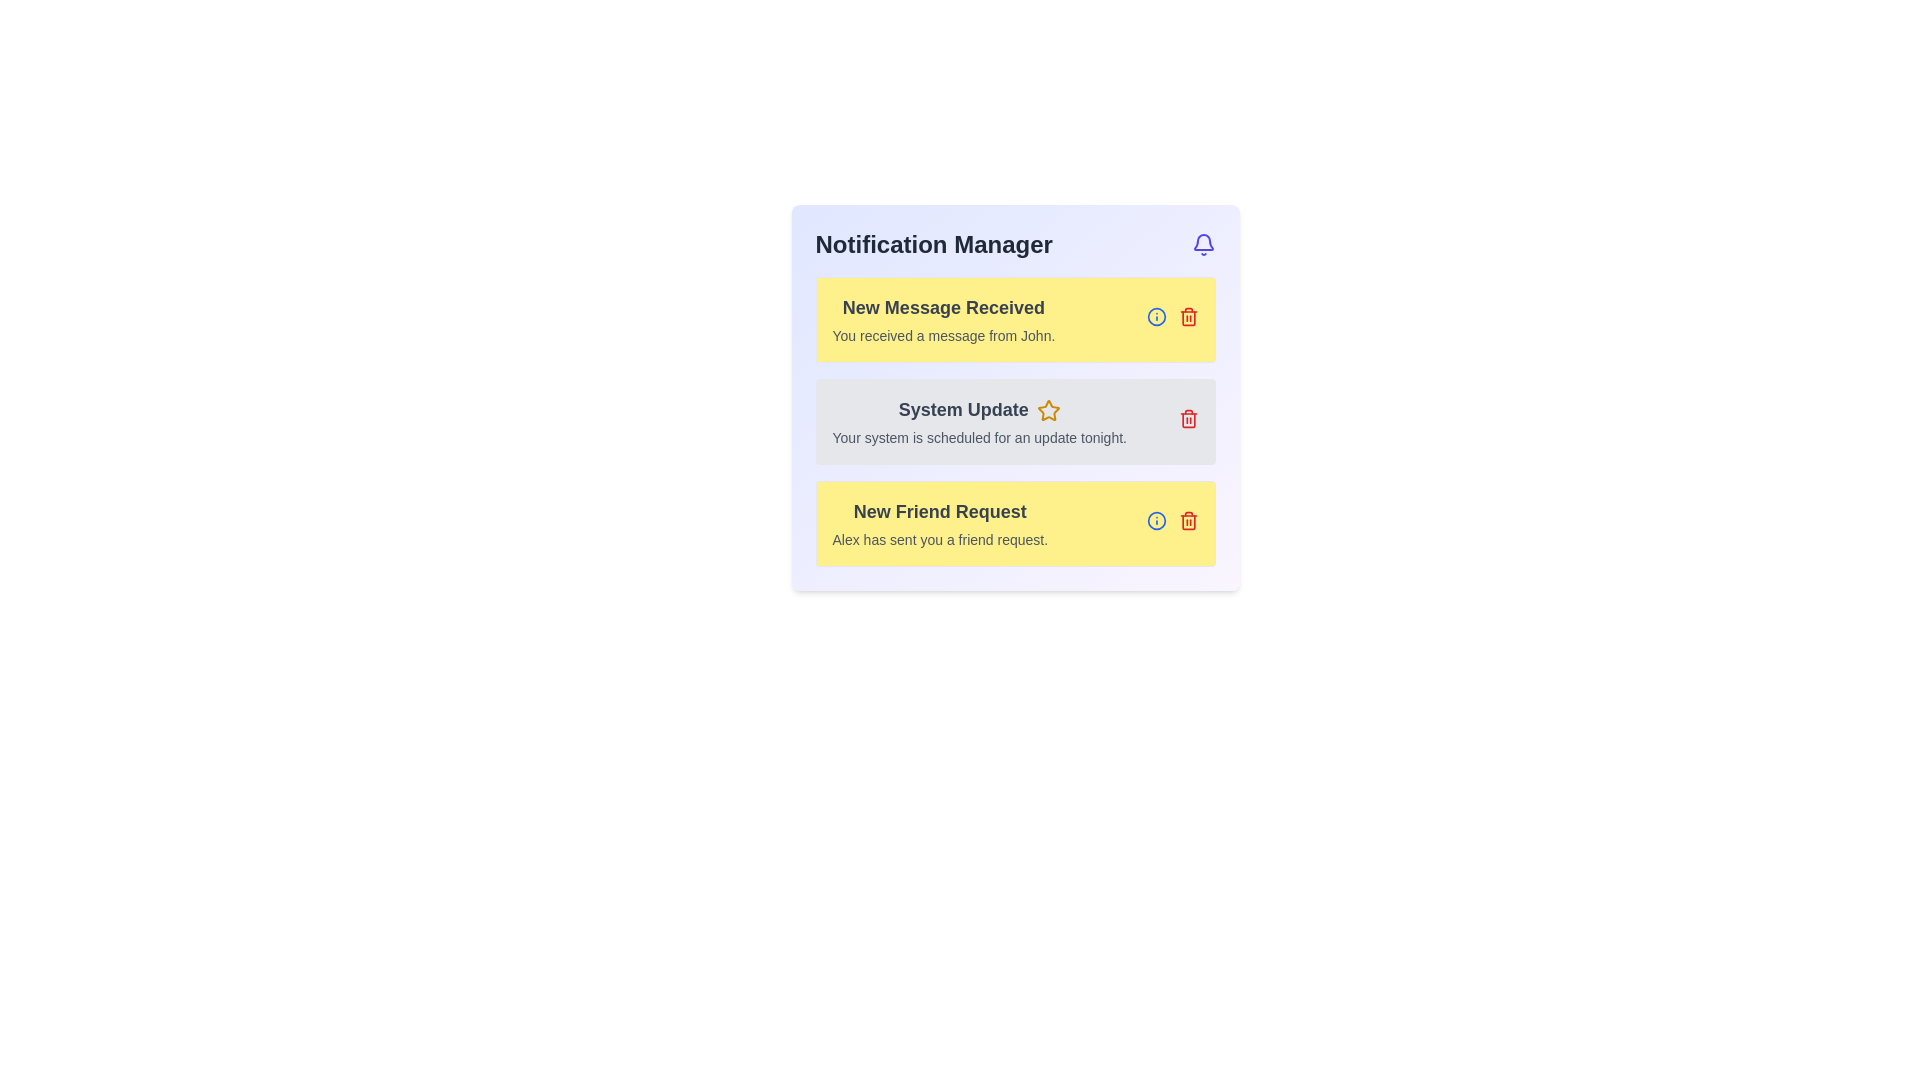  I want to click on the red trash bin icon within the 'System Update' notification card to possibly see a tooltip, so click(1188, 417).